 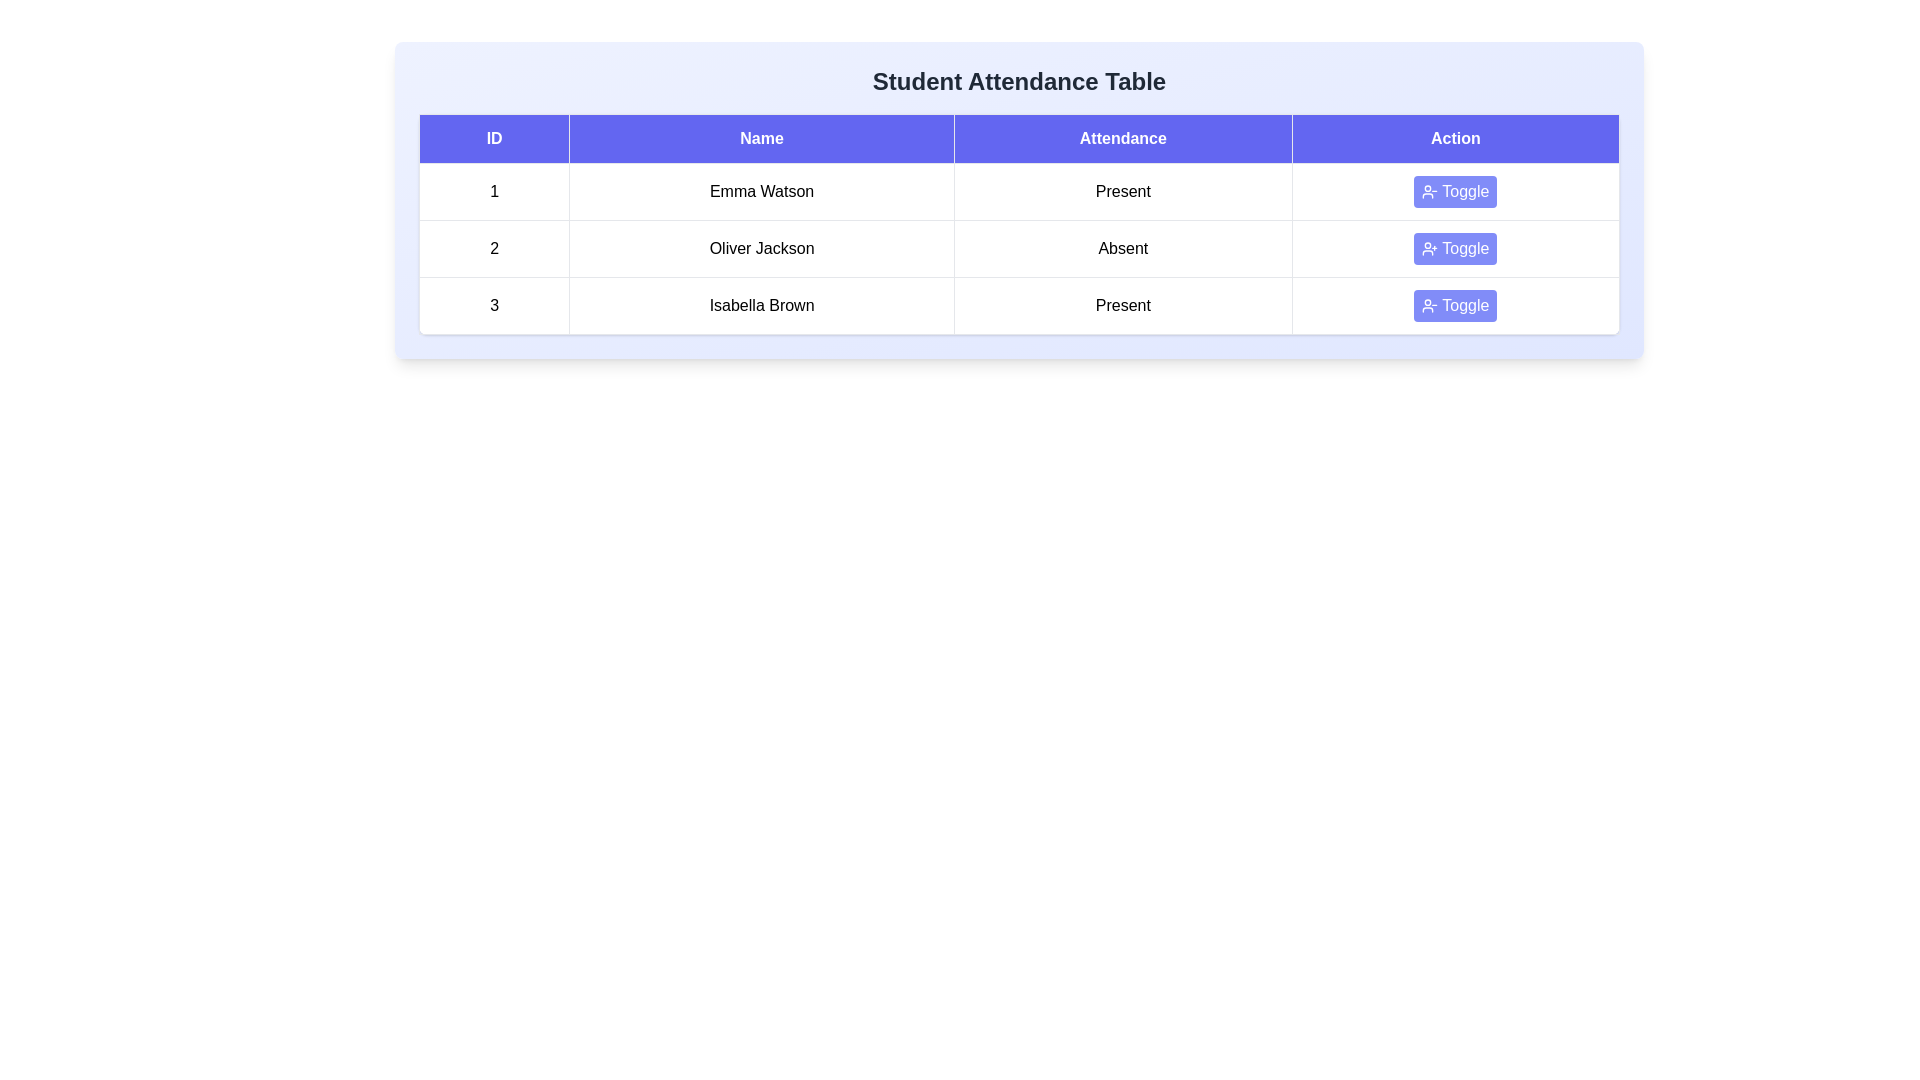 I want to click on the third row of the attendance table, which contains information about a student, so click(x=1019, y=305).